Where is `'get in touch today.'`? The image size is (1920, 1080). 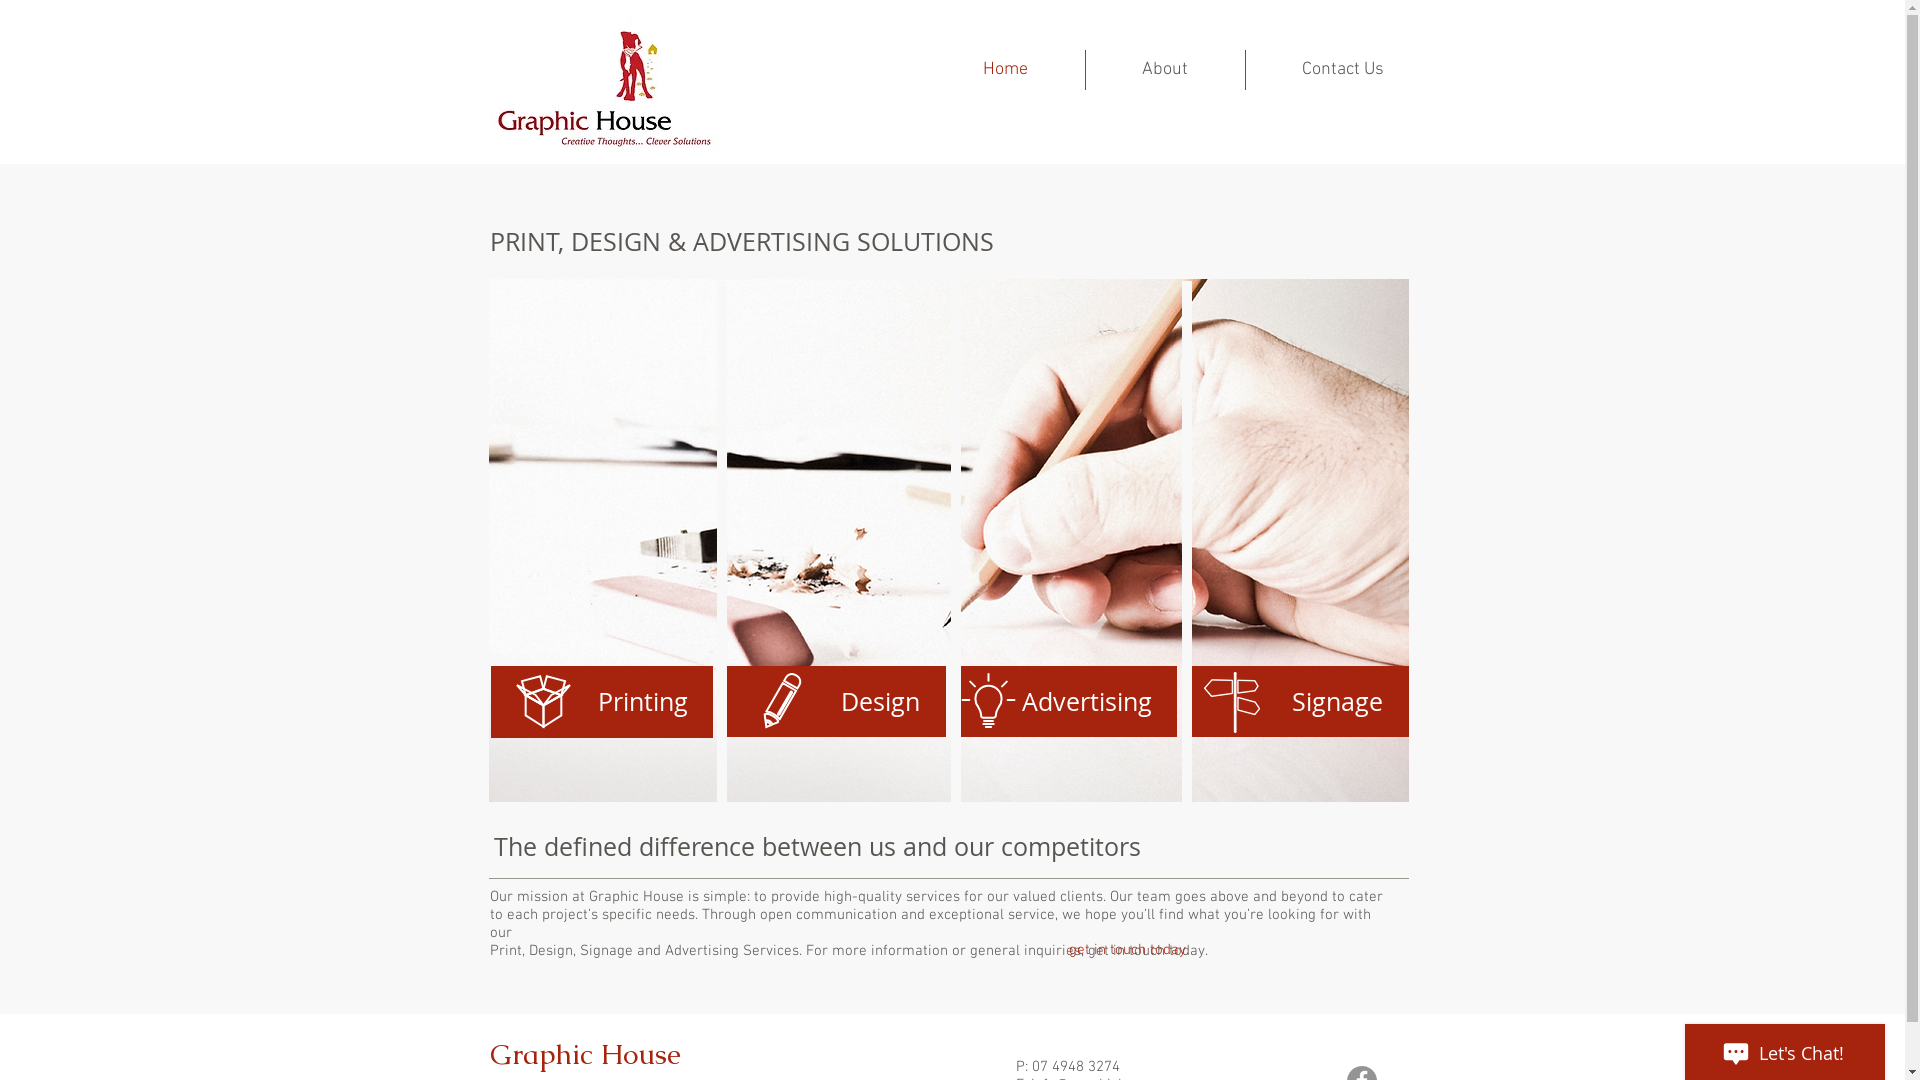 'get in touch today.' is located at coordinates (1128, 949).